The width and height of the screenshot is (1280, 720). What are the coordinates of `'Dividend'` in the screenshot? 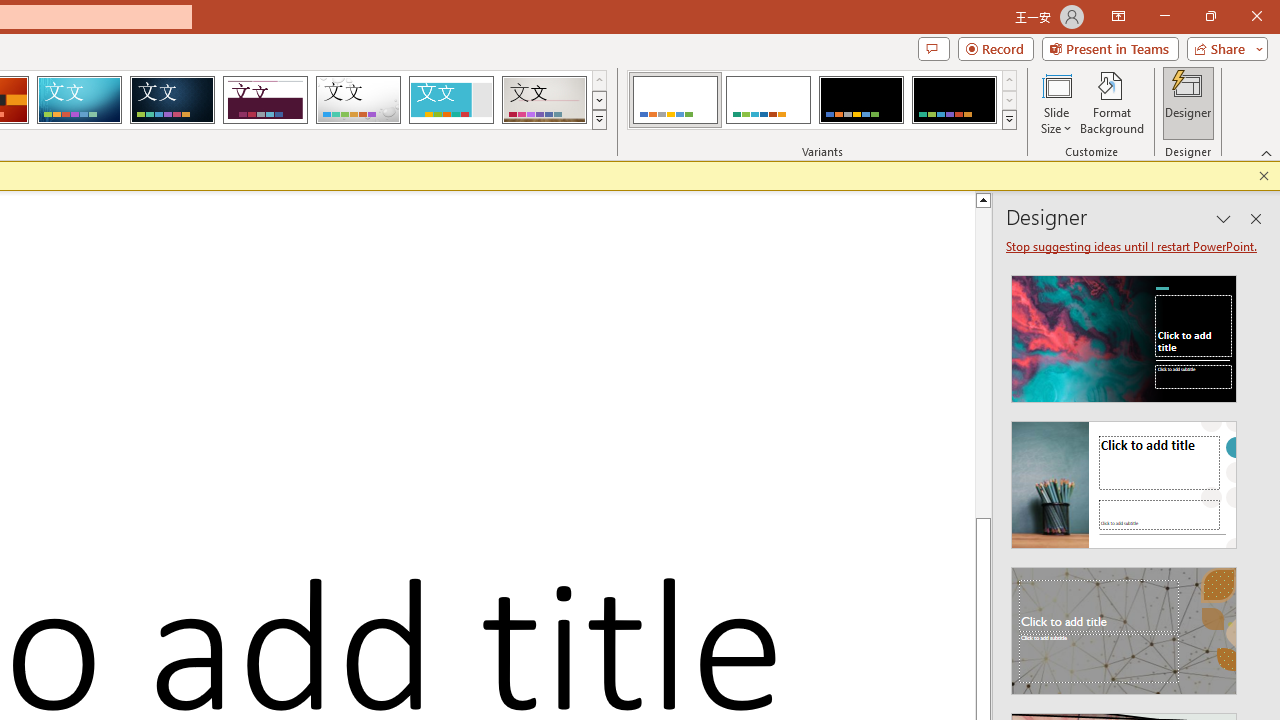 It's located at (264, 100).